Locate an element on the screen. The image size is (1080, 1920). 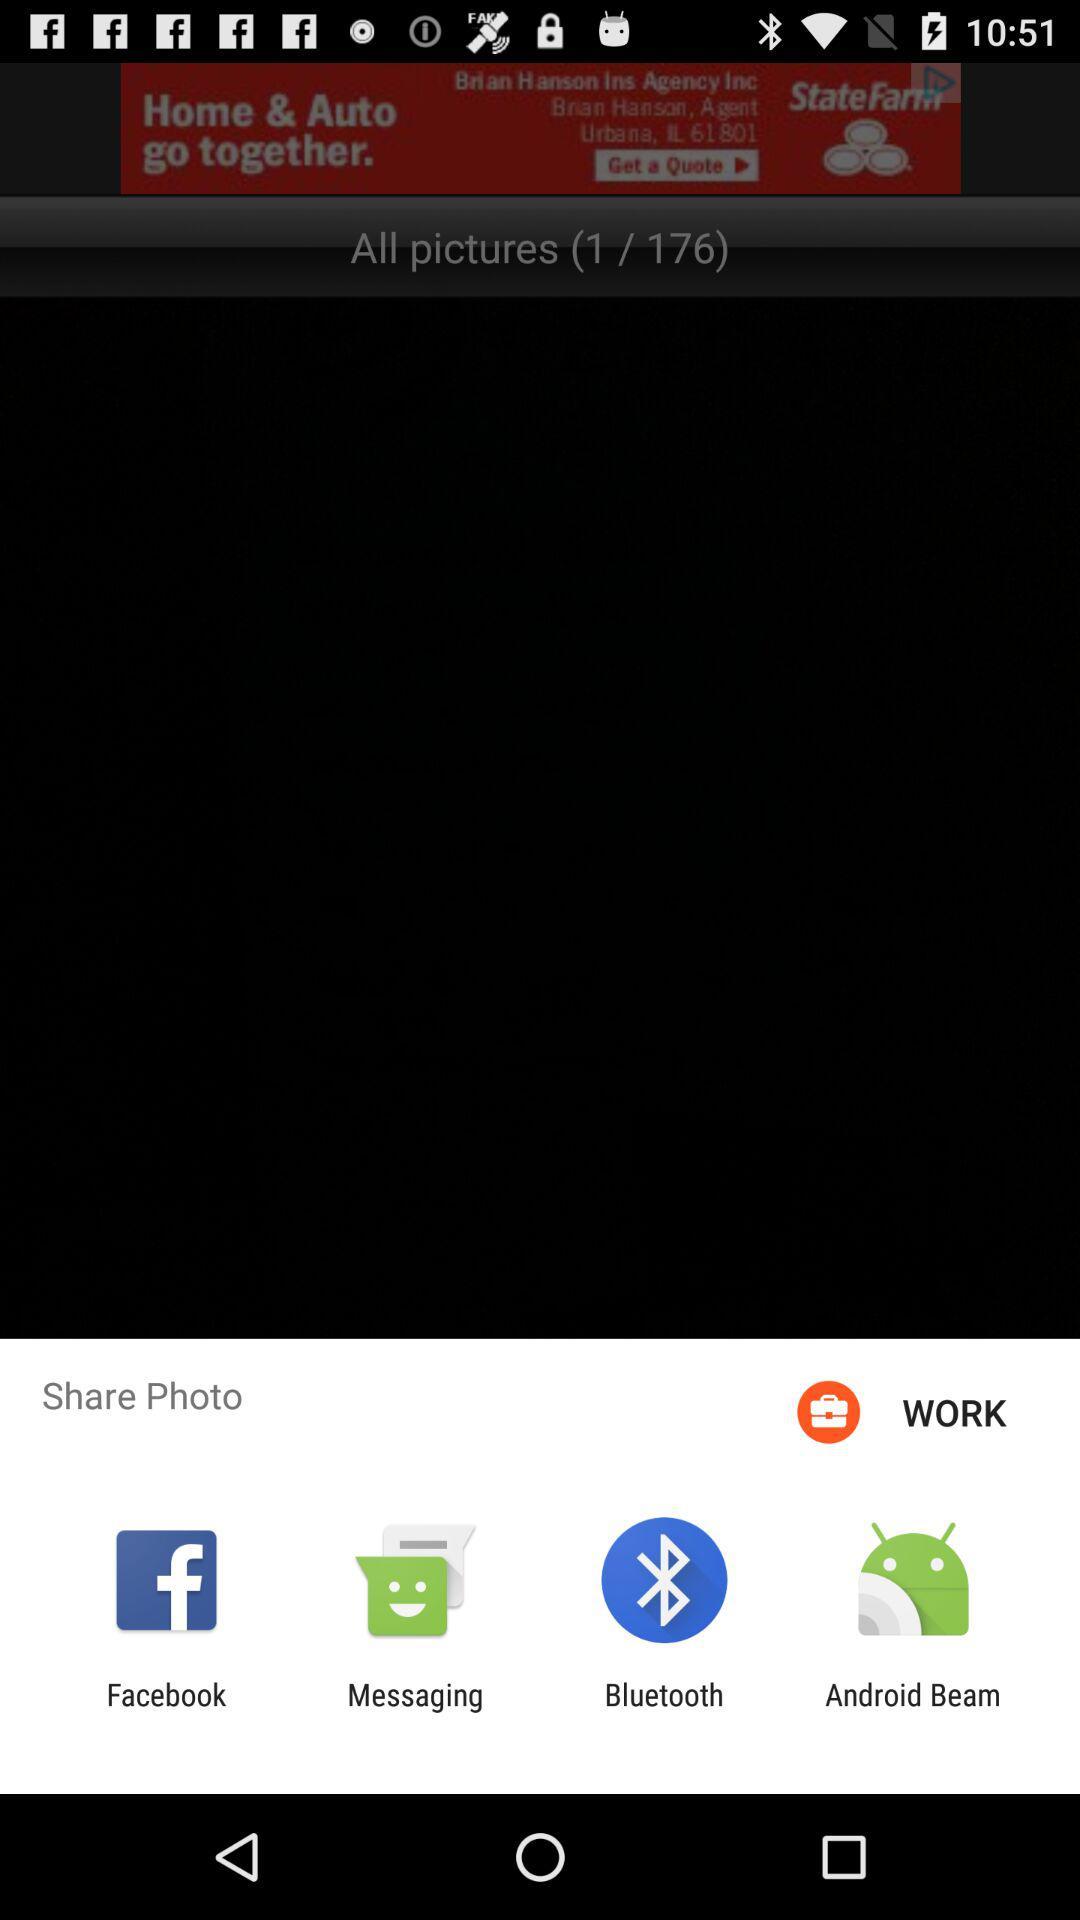
the app to the right of the facebook is located at coordinates (414, 1711).